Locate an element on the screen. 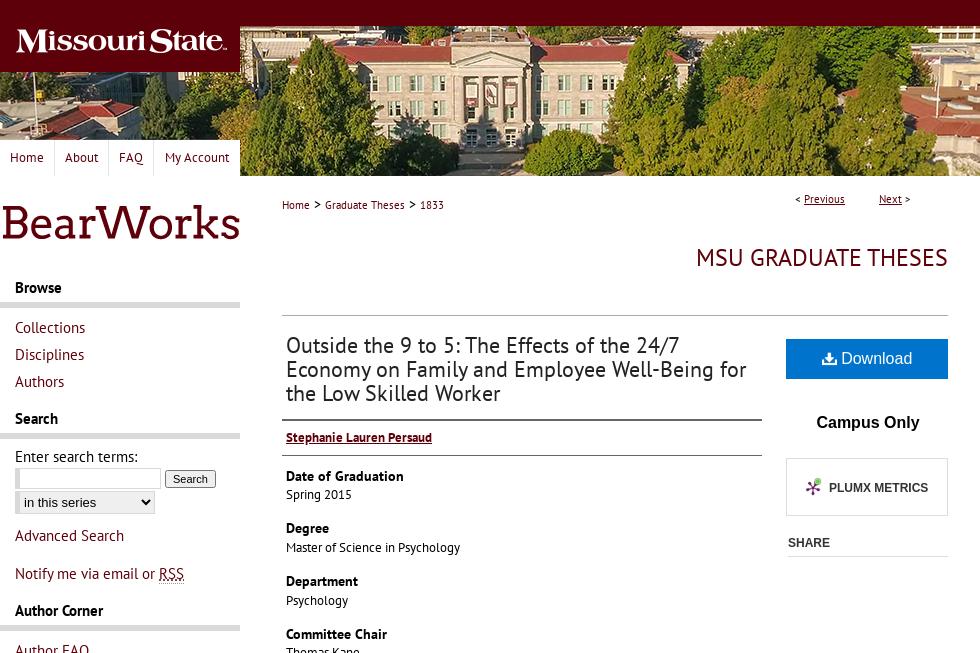  'Committee Chair' is located at coordinates (336, 633).